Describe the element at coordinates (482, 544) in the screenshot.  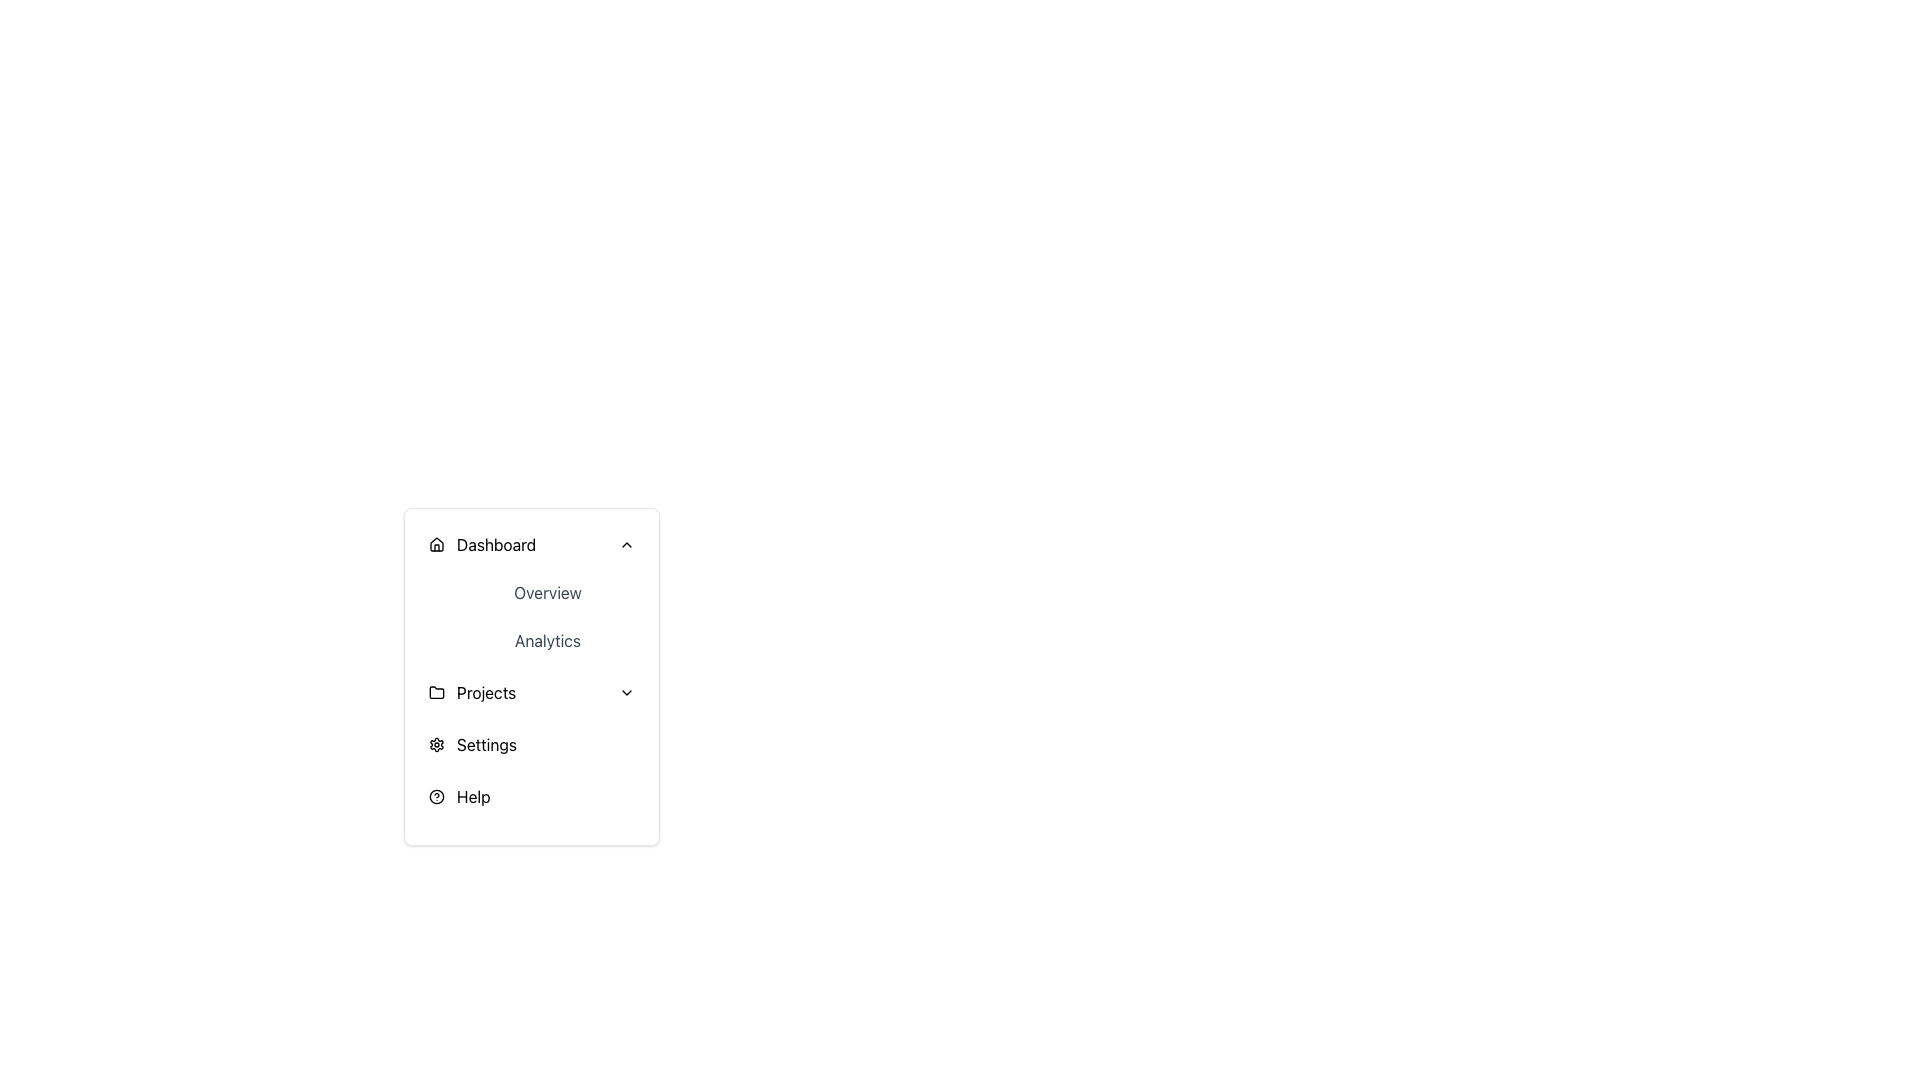
I see `the chevron icon next to the 'Dashboard' navigational menu item` at that location.